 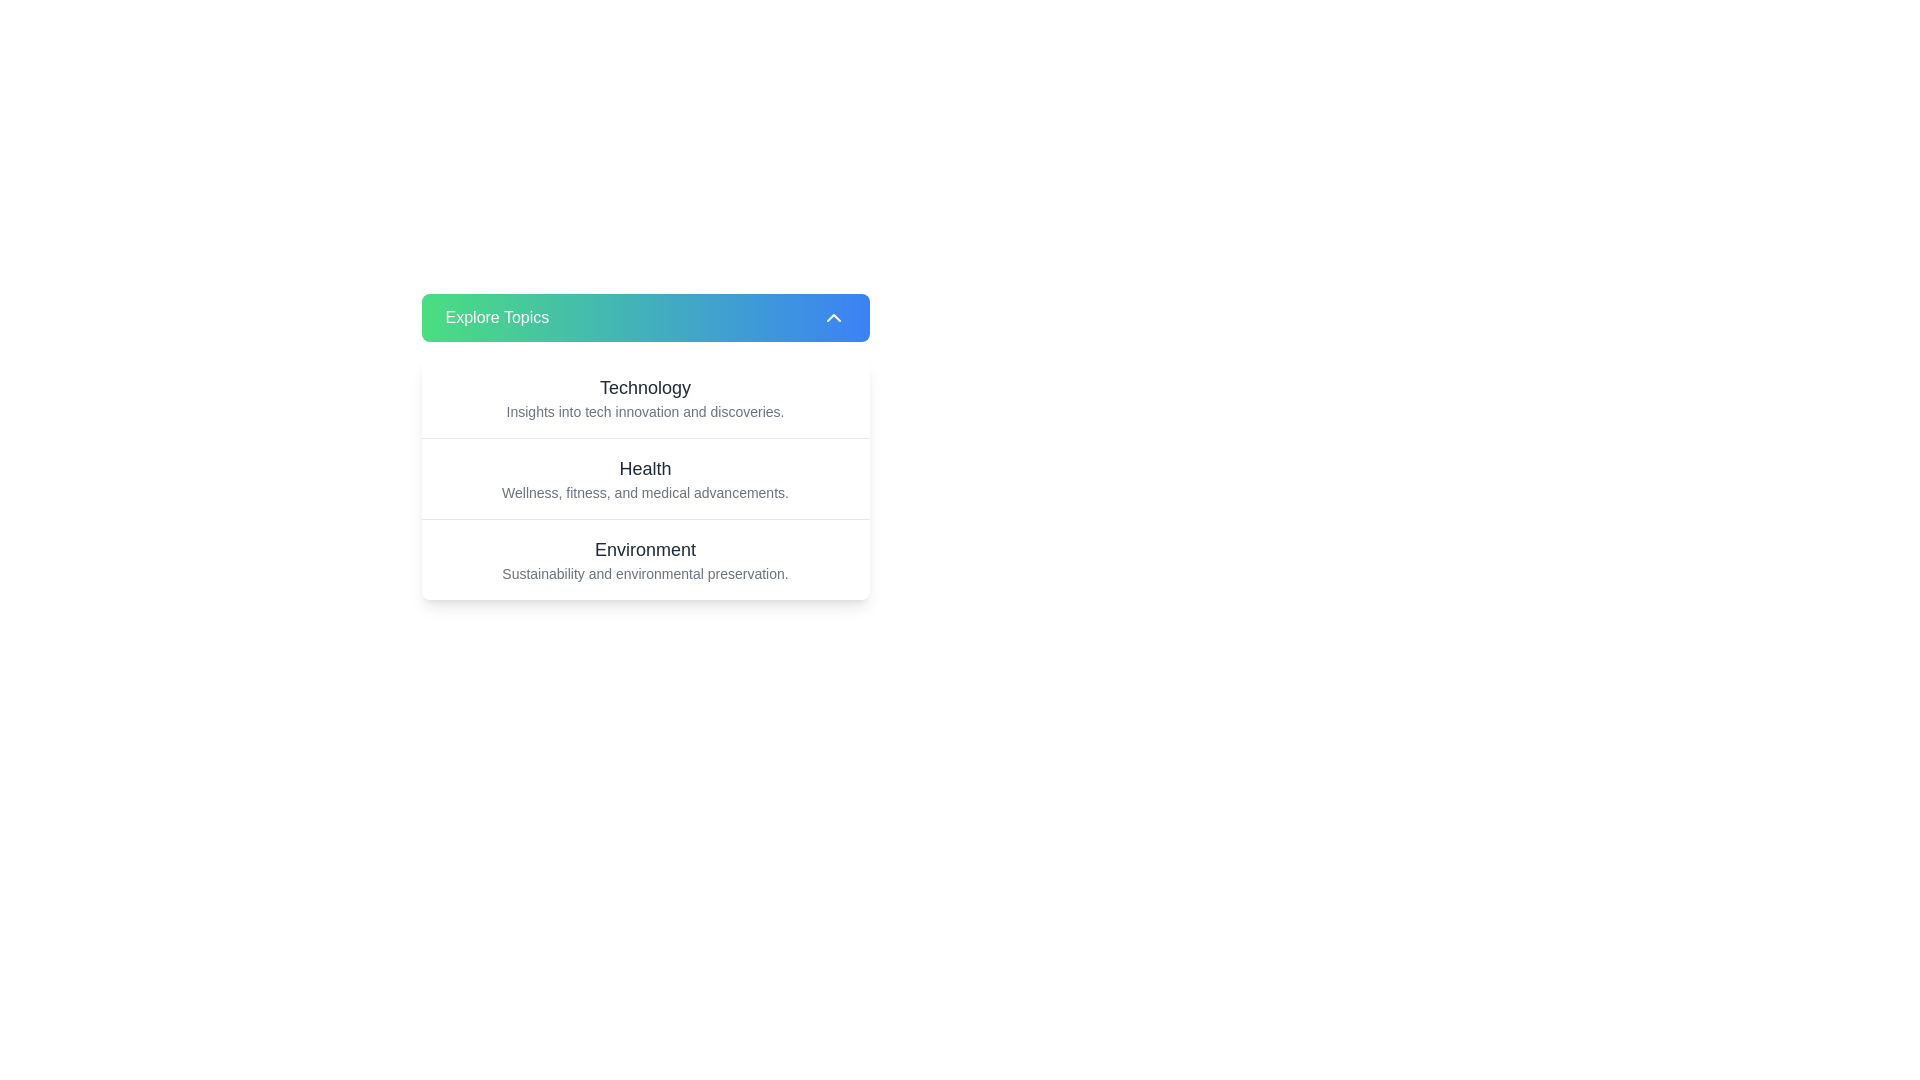 What do you see at coordinates (645, 397) in the screenshot?
I see `the 'Technology' list item` at bounding box center [645, 397].